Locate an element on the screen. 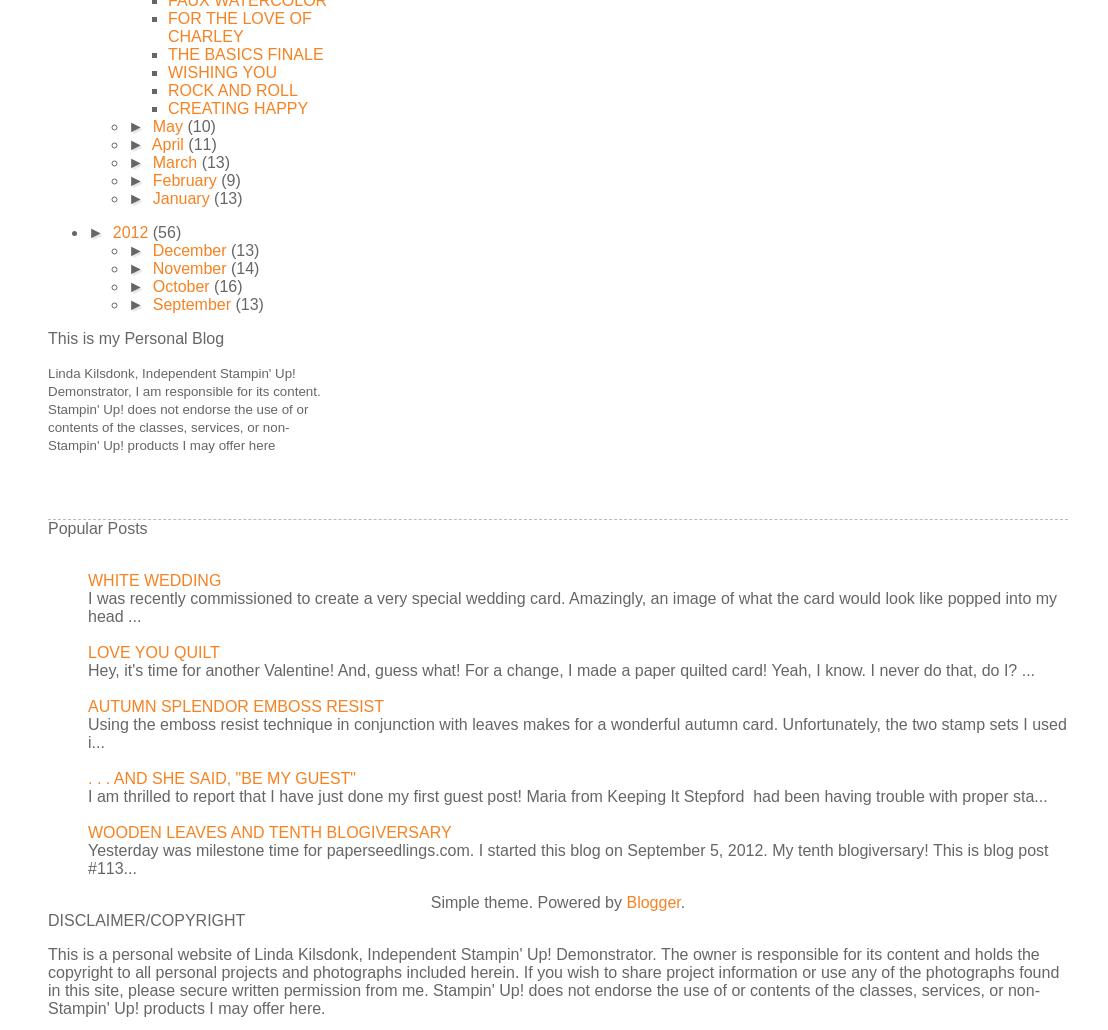 The width and height of the screenshot is (1108, 1030). 'Yesterday was milestone time for paperseedlings.com. I started this blog on September 5, 2012. My tenth blogiversary! This is blog post #113...' is located at coordinates (567, 859).